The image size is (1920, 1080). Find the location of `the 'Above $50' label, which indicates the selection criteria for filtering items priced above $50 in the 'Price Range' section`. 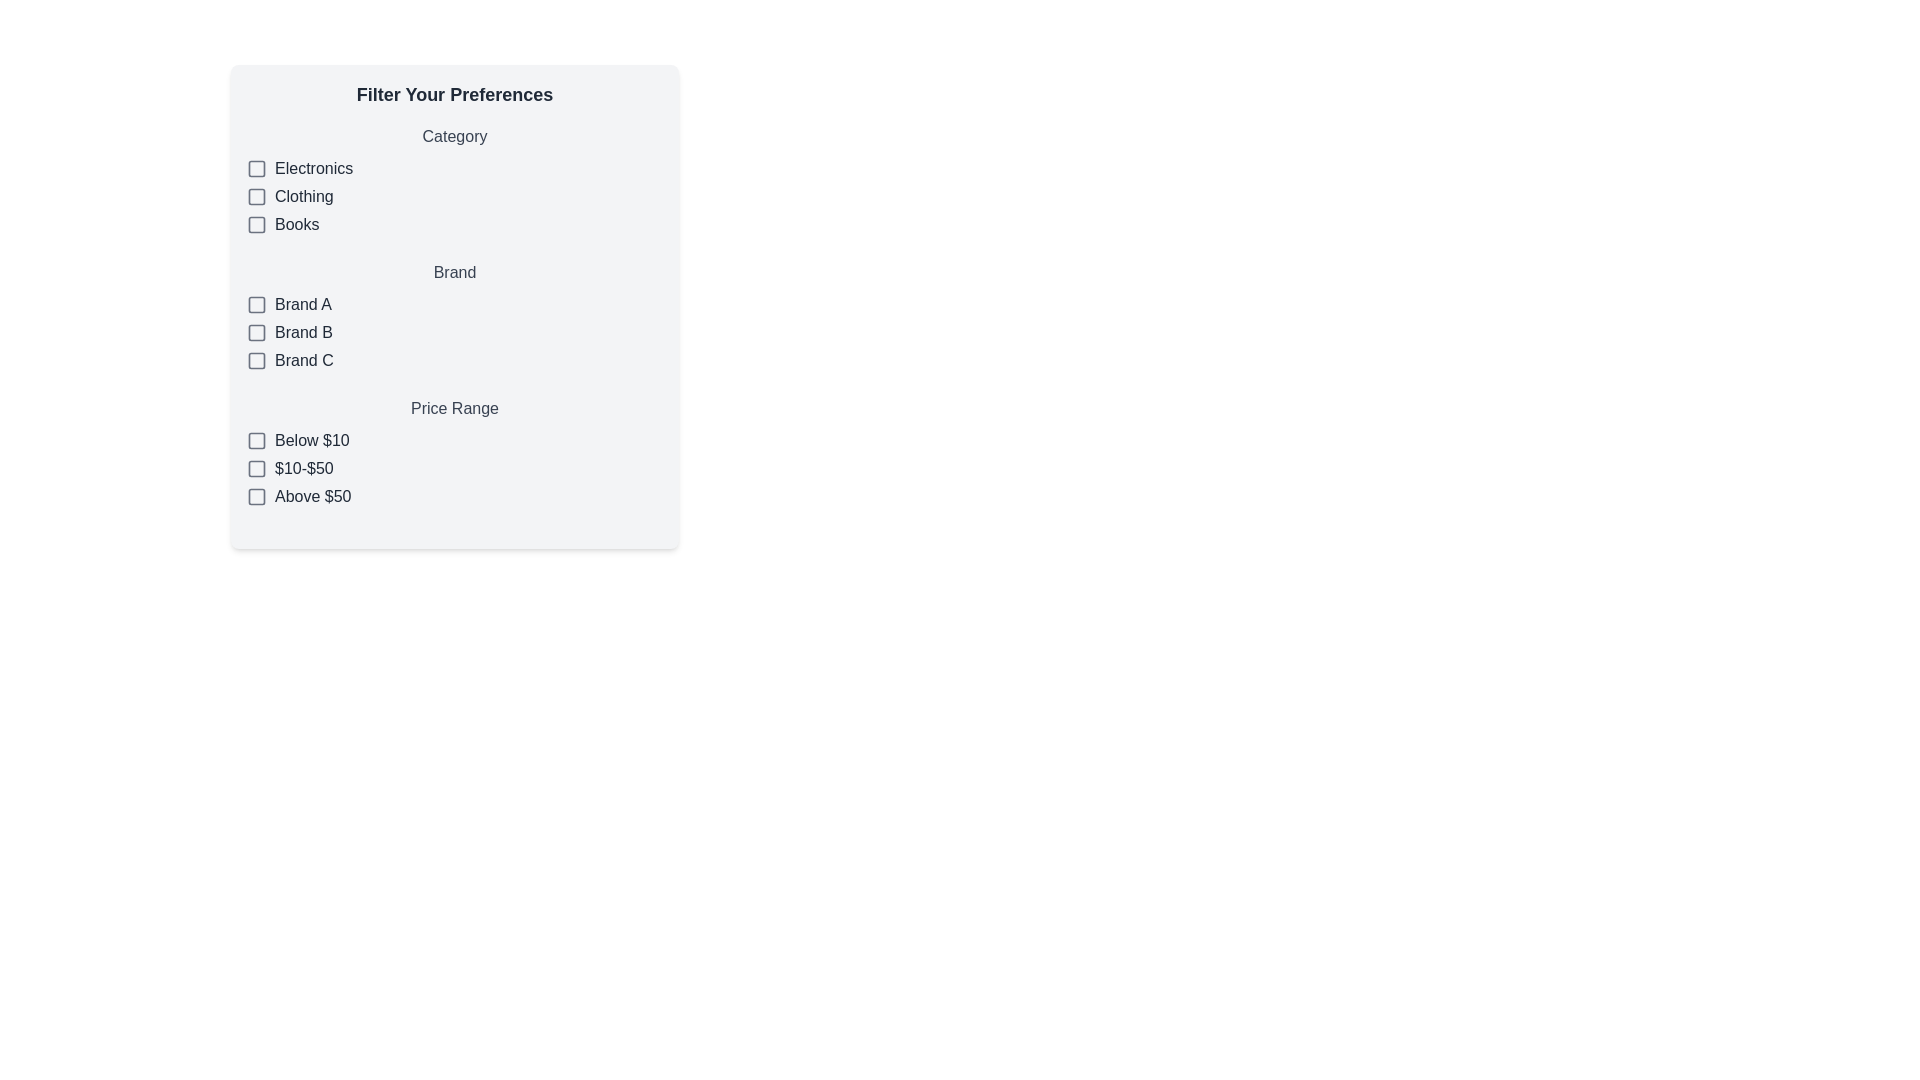

the 'Above $50' label, which indicates the selection criteria for filtering items priced above $50 in the 'Price Range' section is located at coordinates (312, 496).